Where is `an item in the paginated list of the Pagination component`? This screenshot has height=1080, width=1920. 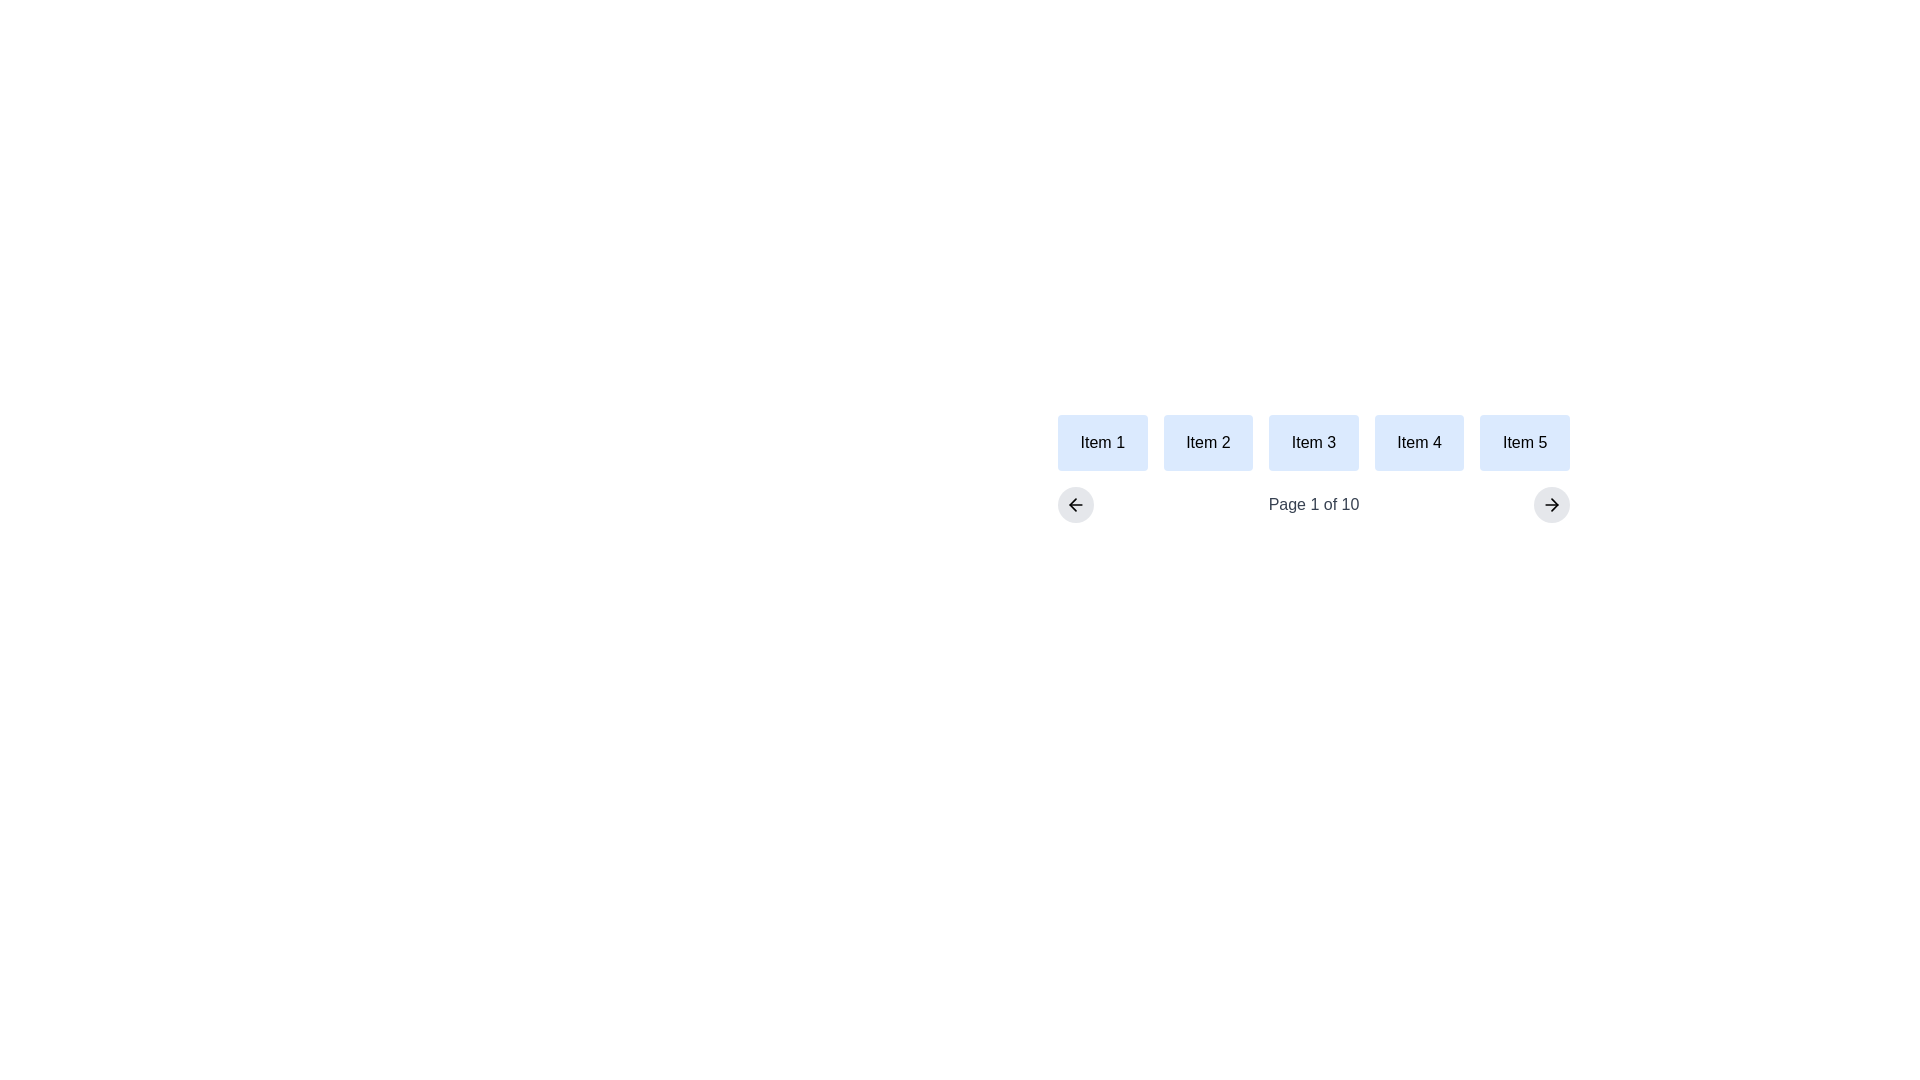
an item in the paginated list of the Pagination component is located at coordinates (1314, 469).